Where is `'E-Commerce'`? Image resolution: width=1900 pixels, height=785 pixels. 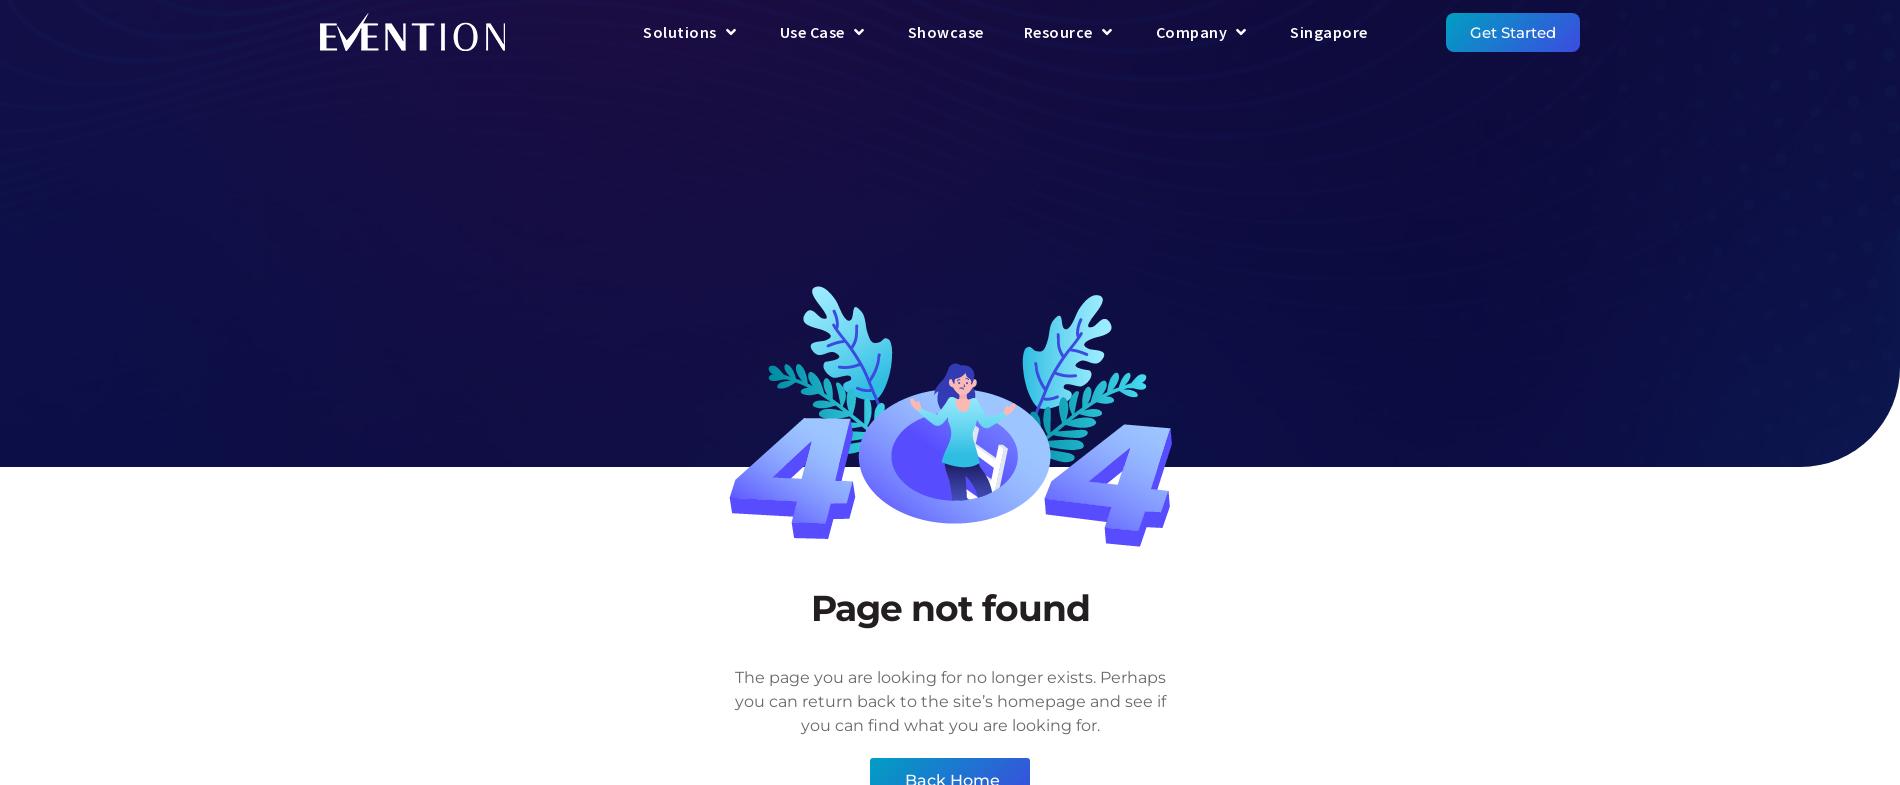
'E-Commerce' is located at coordinates (1104, 267).